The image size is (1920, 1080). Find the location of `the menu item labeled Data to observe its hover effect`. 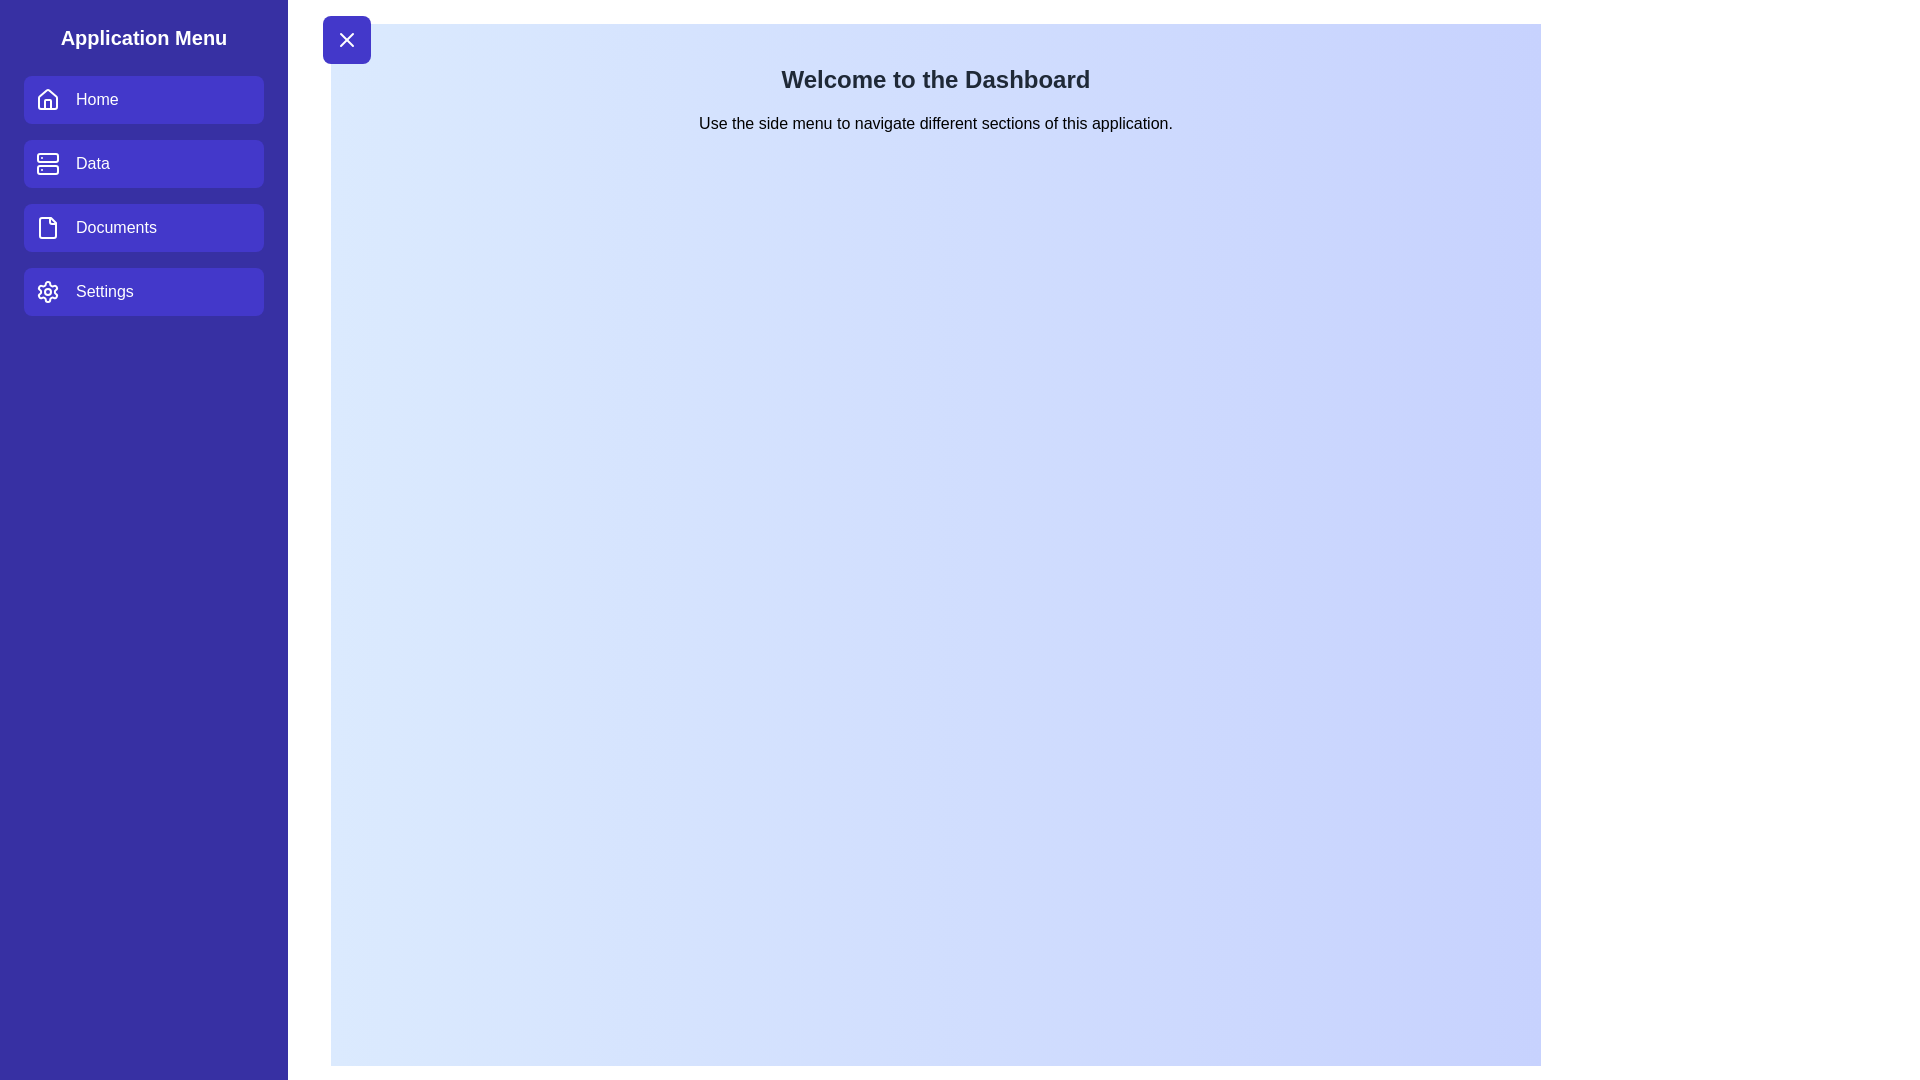

the menu item labeled Data to observe its hover effect is located at coordinates (143, 163).